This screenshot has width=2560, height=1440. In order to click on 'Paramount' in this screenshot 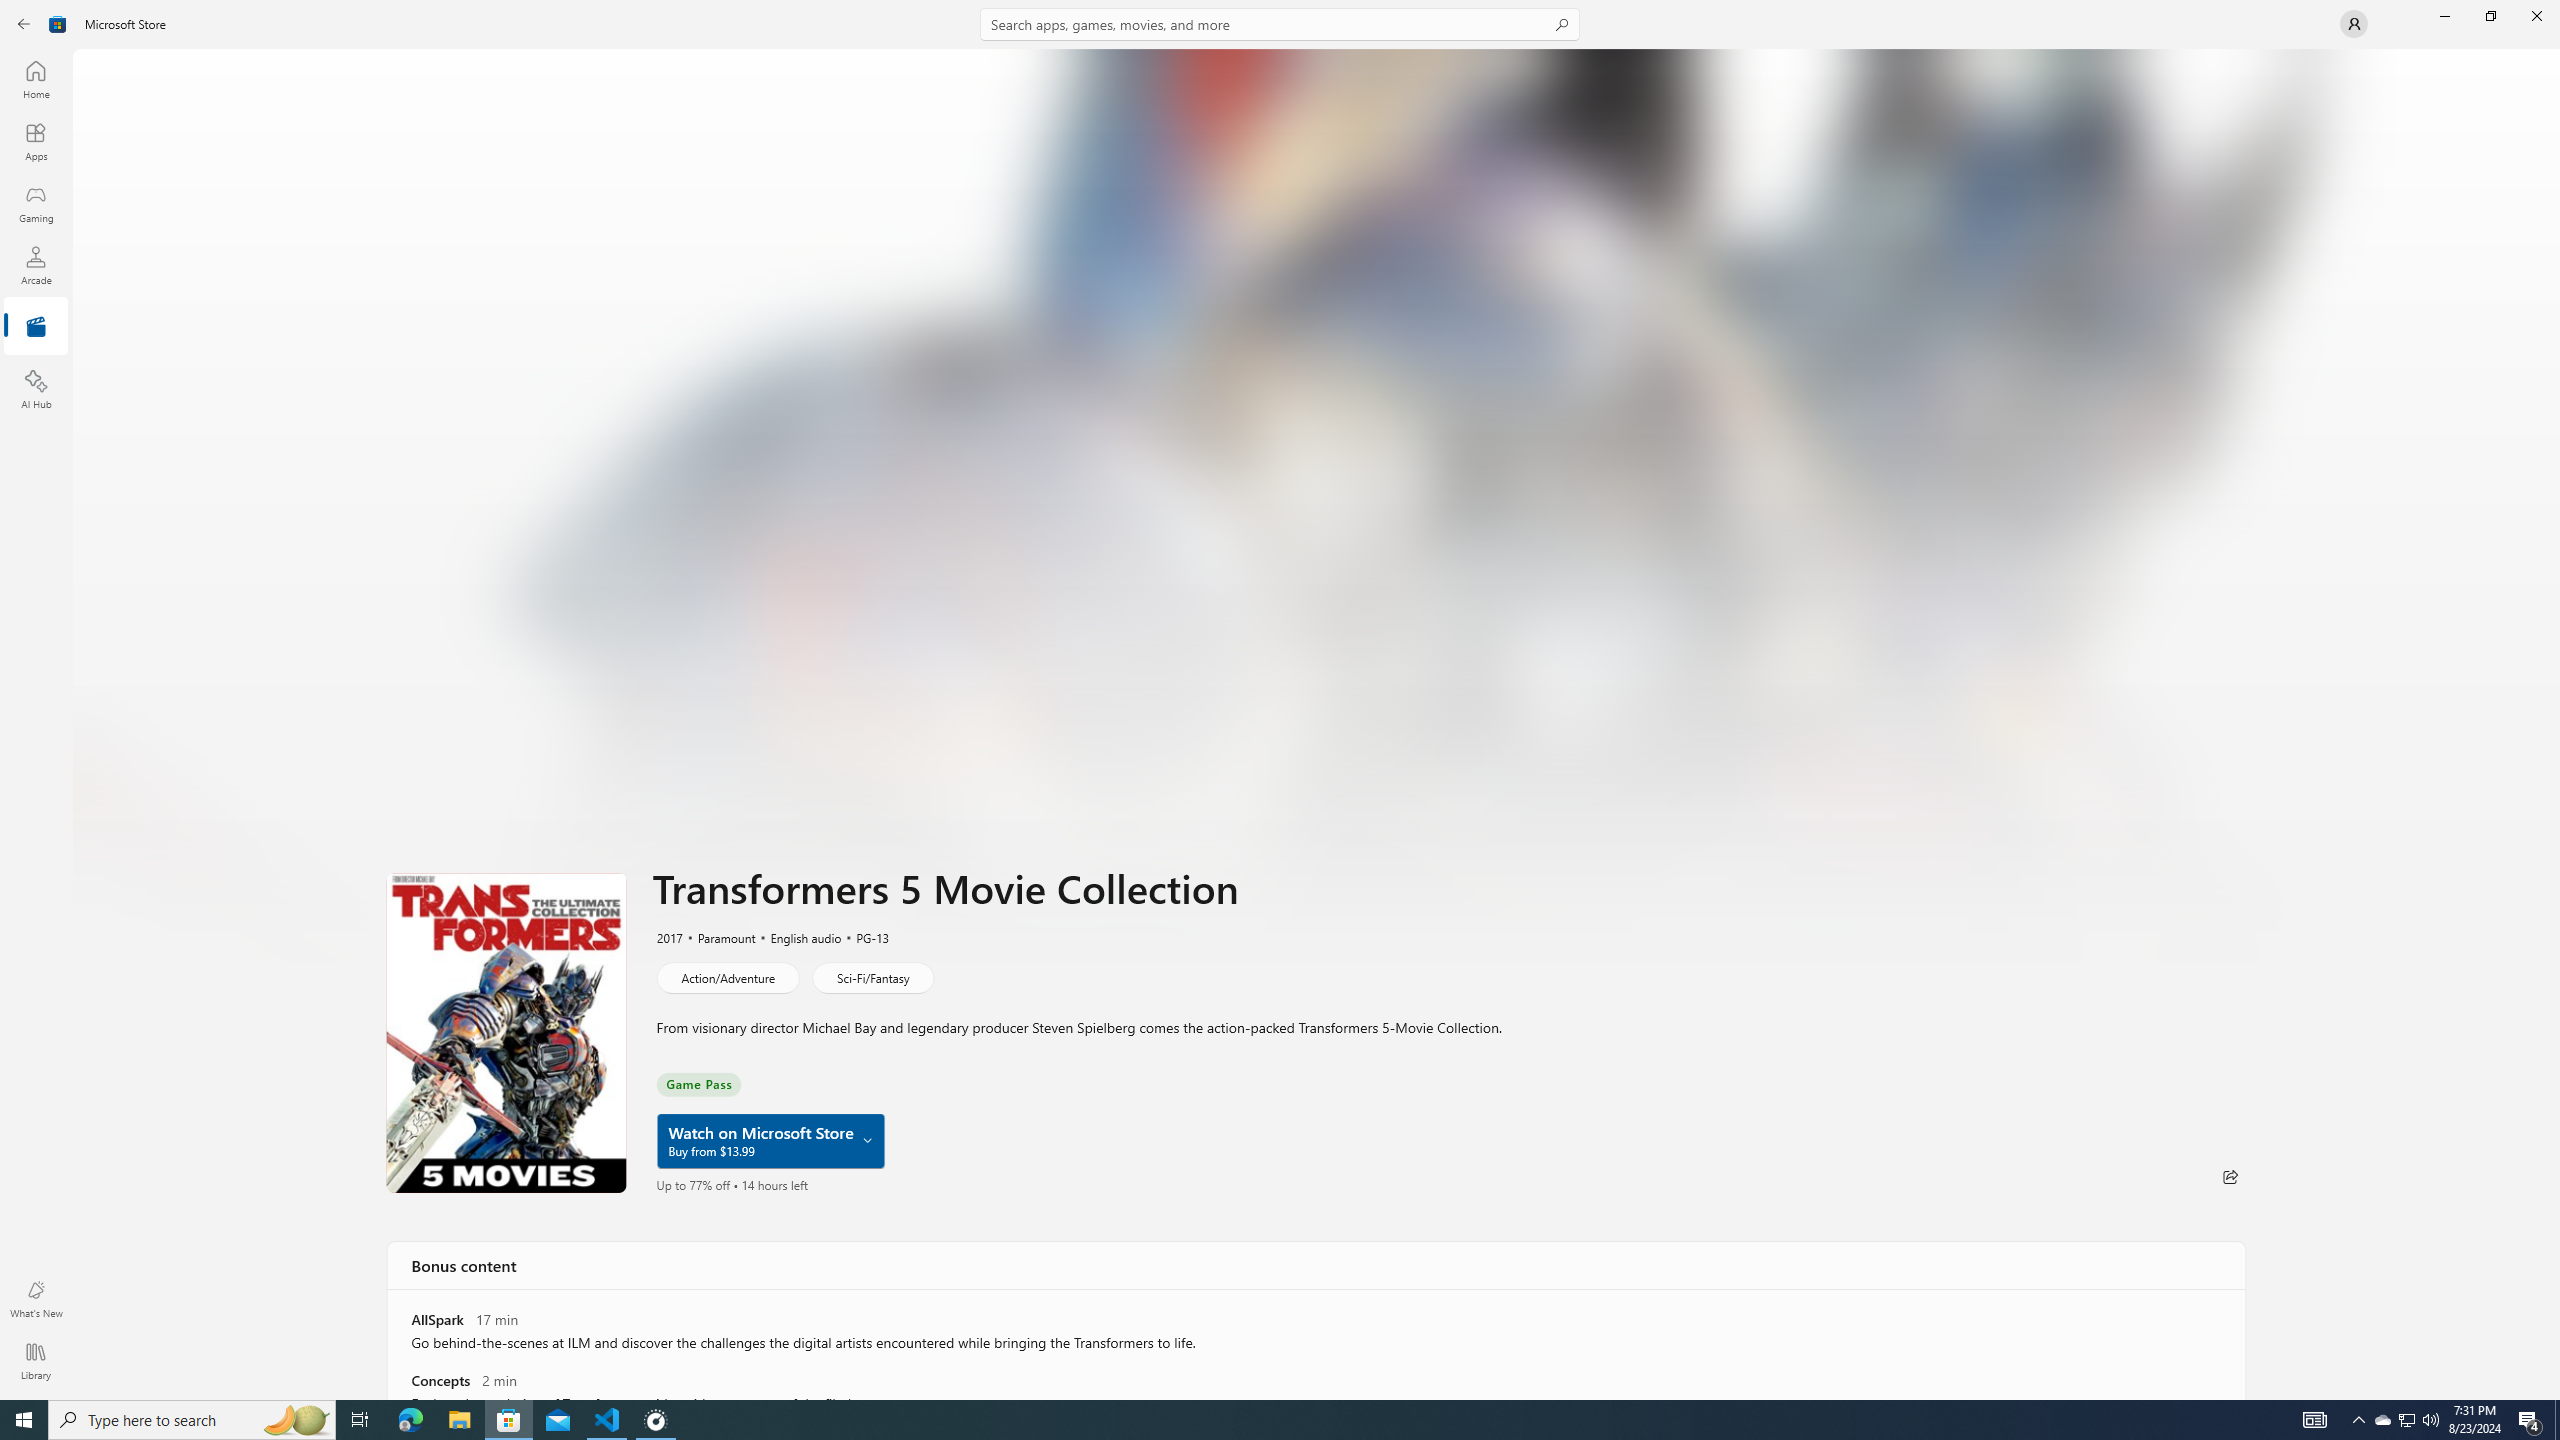, I will do `click(717, 937)`.